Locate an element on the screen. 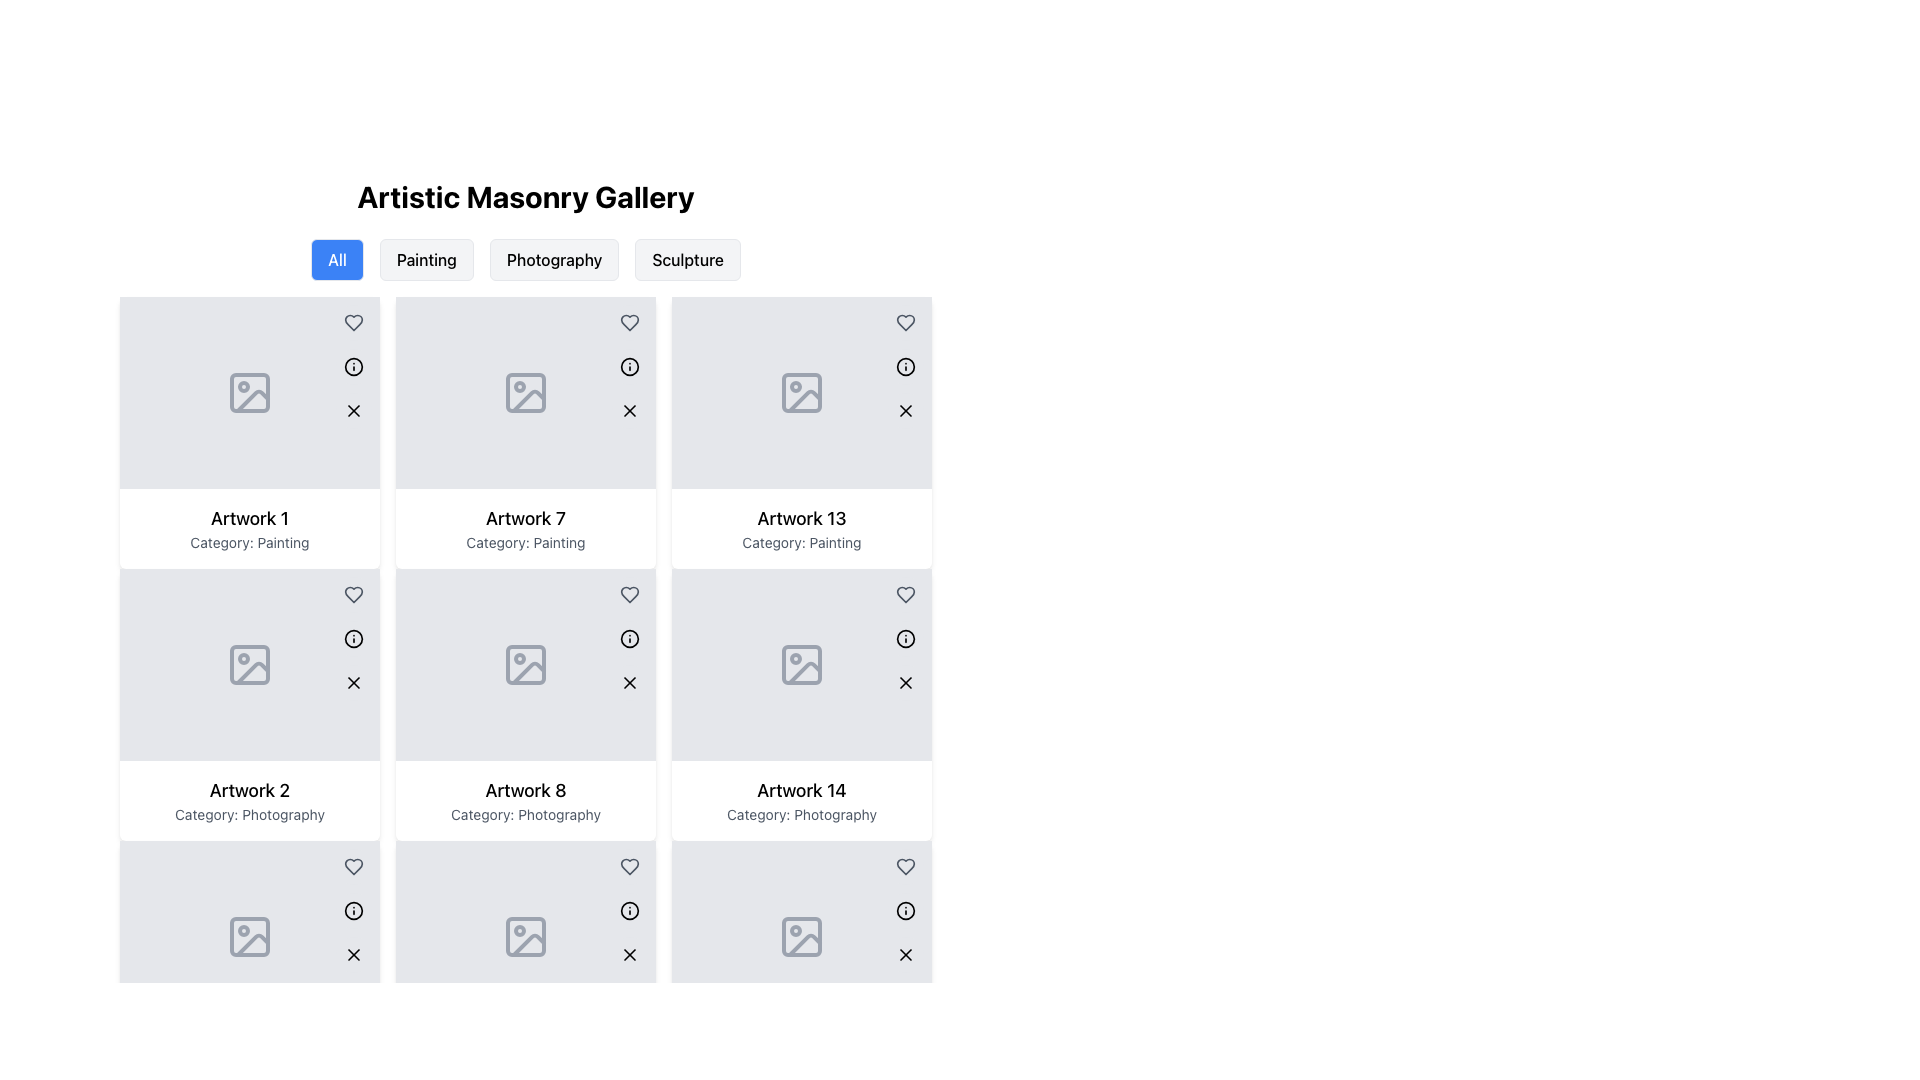  the circular icon button with an 'i' symbol located at the bottom right corner of the 'Artwork 8' card is located at coordinates (628, 910).